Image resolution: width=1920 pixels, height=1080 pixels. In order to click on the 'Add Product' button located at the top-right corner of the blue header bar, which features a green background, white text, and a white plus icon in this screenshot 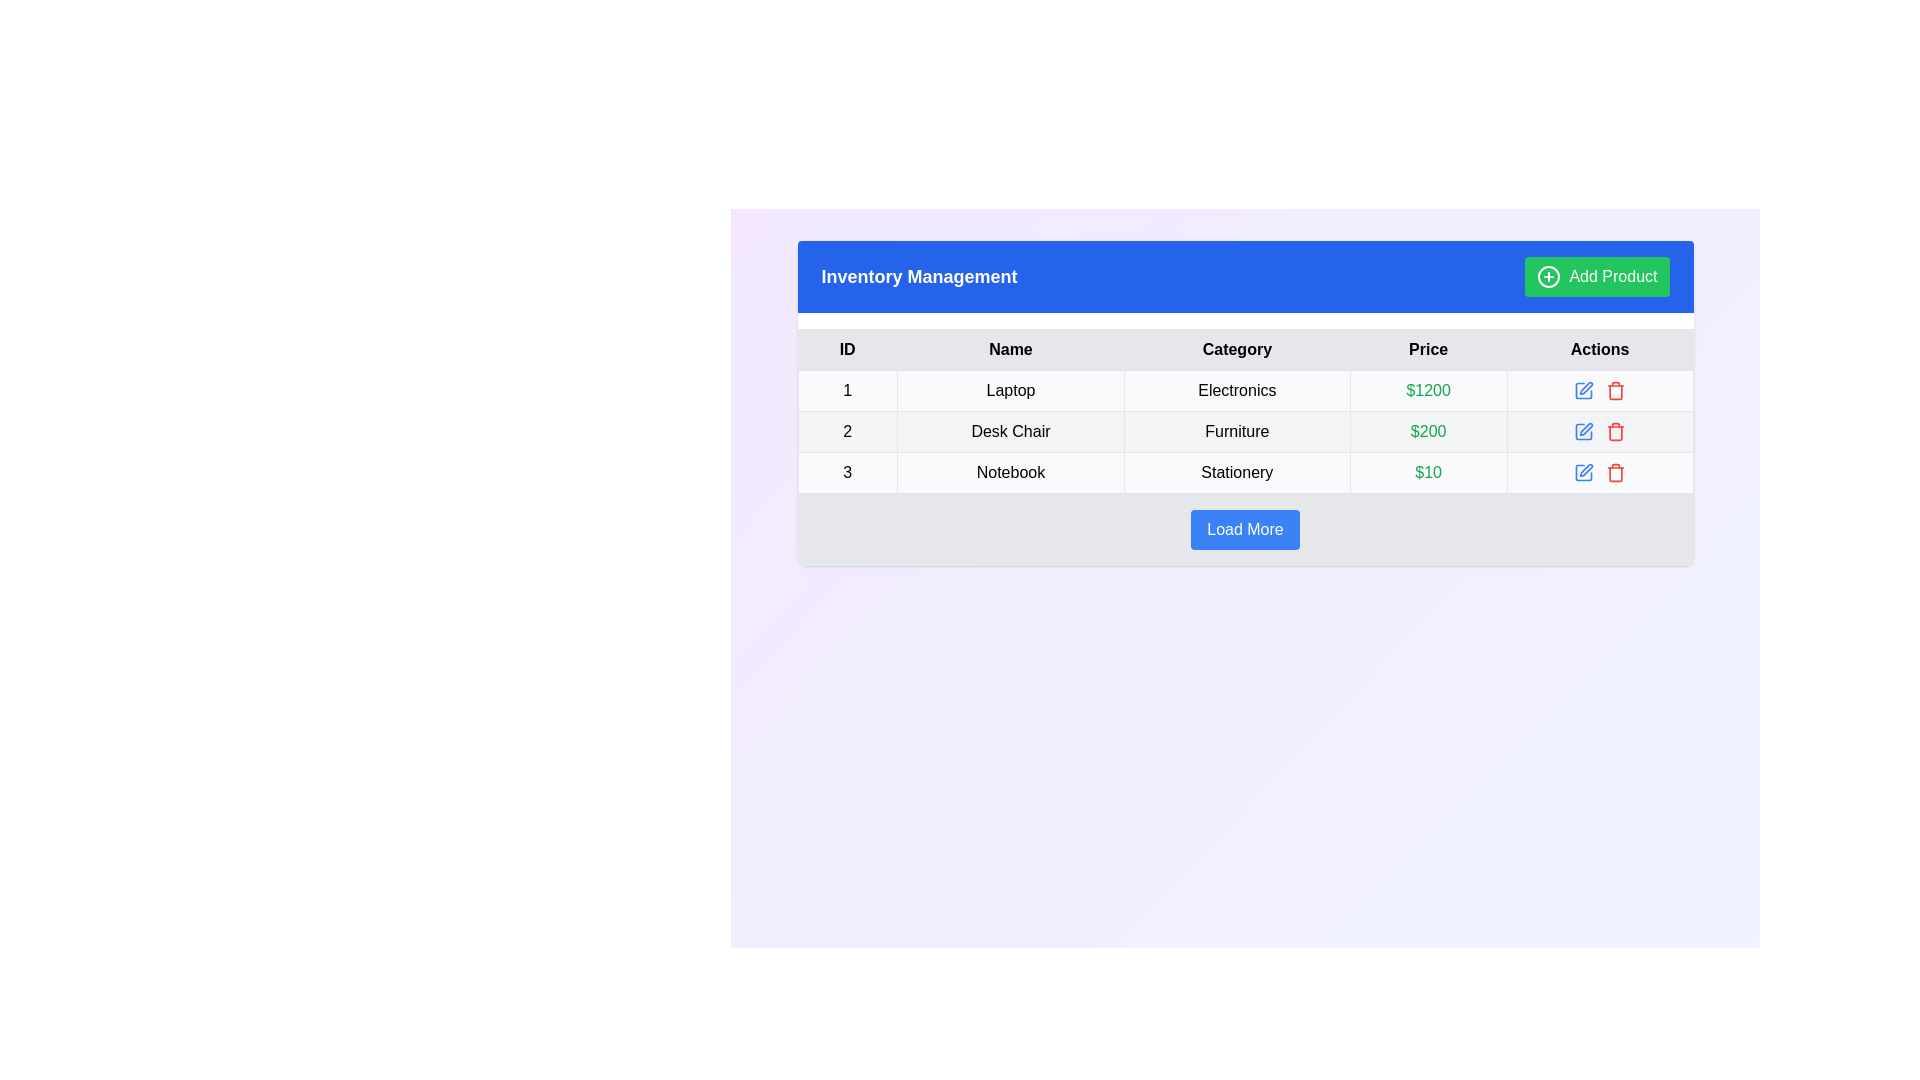, I will do `click(1596, 277)`.